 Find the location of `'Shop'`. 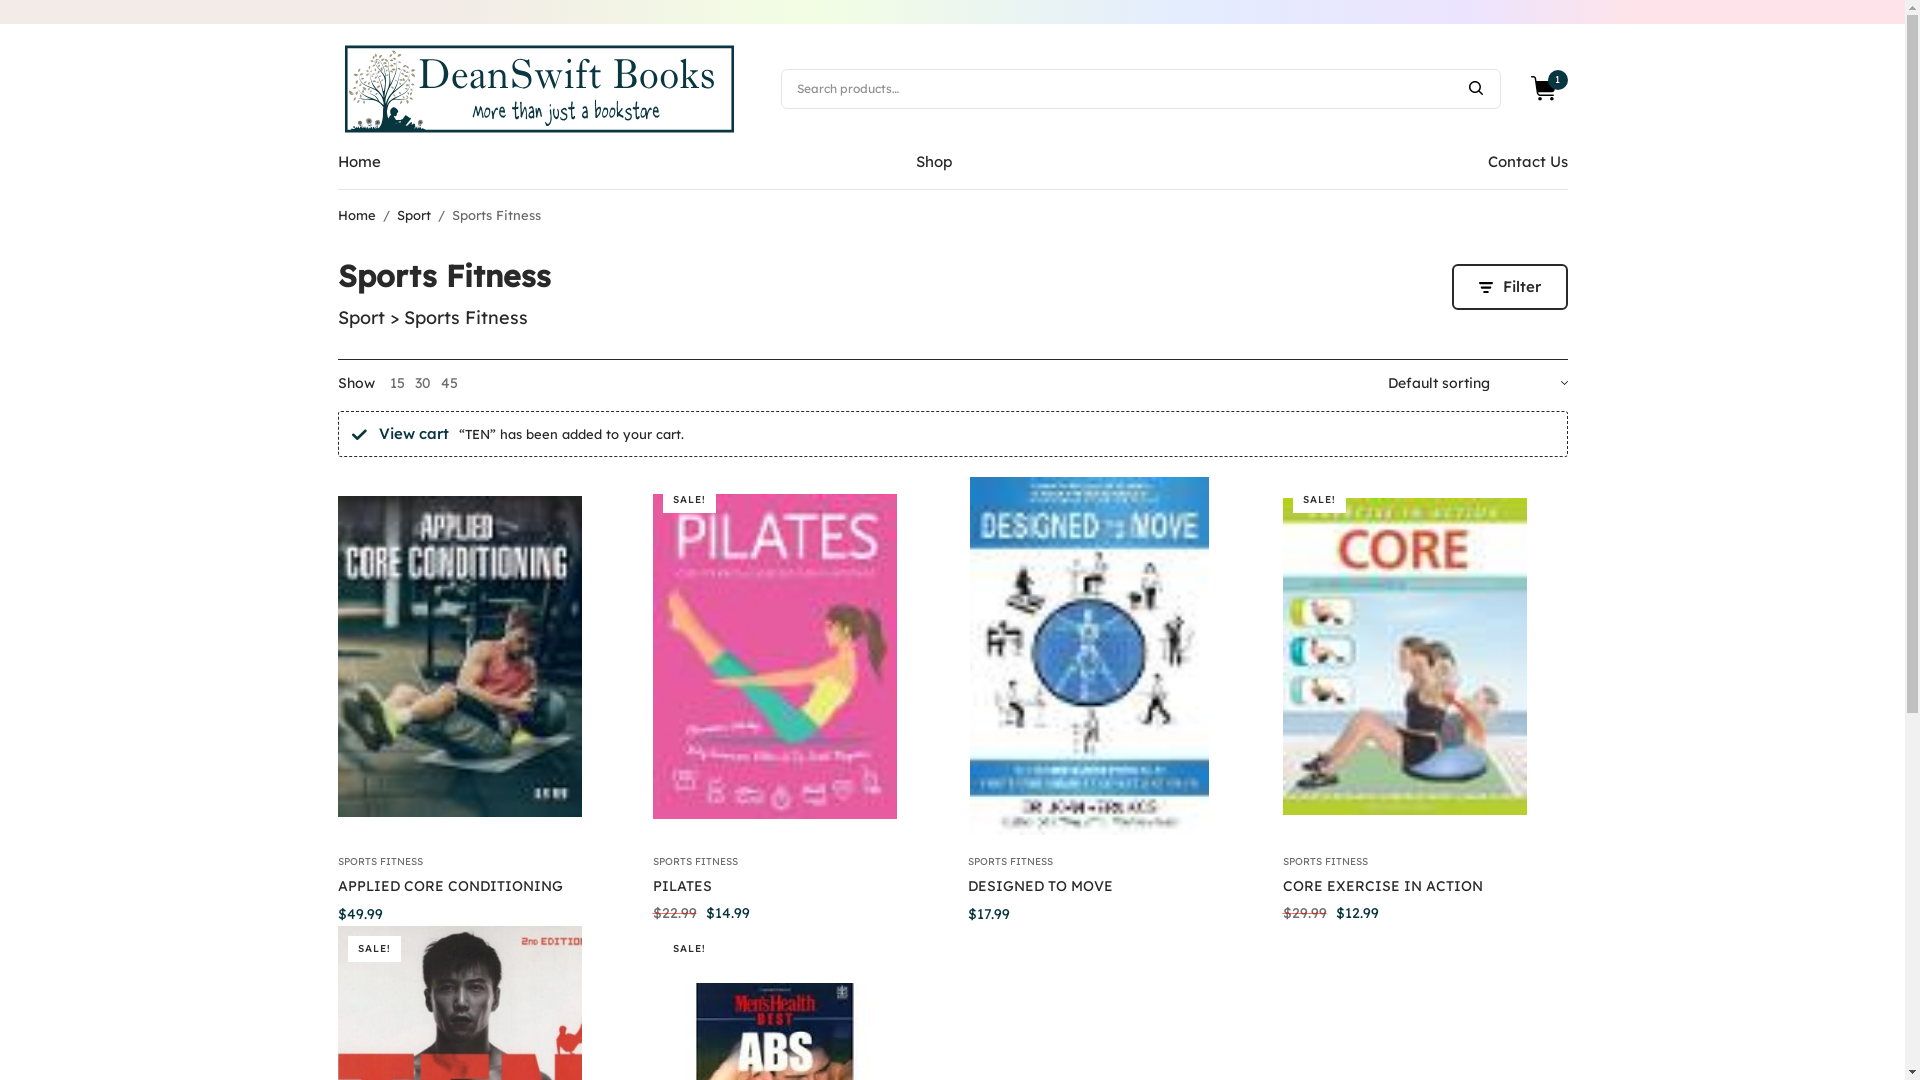

'Shop' is located at coordinates (933, 160).